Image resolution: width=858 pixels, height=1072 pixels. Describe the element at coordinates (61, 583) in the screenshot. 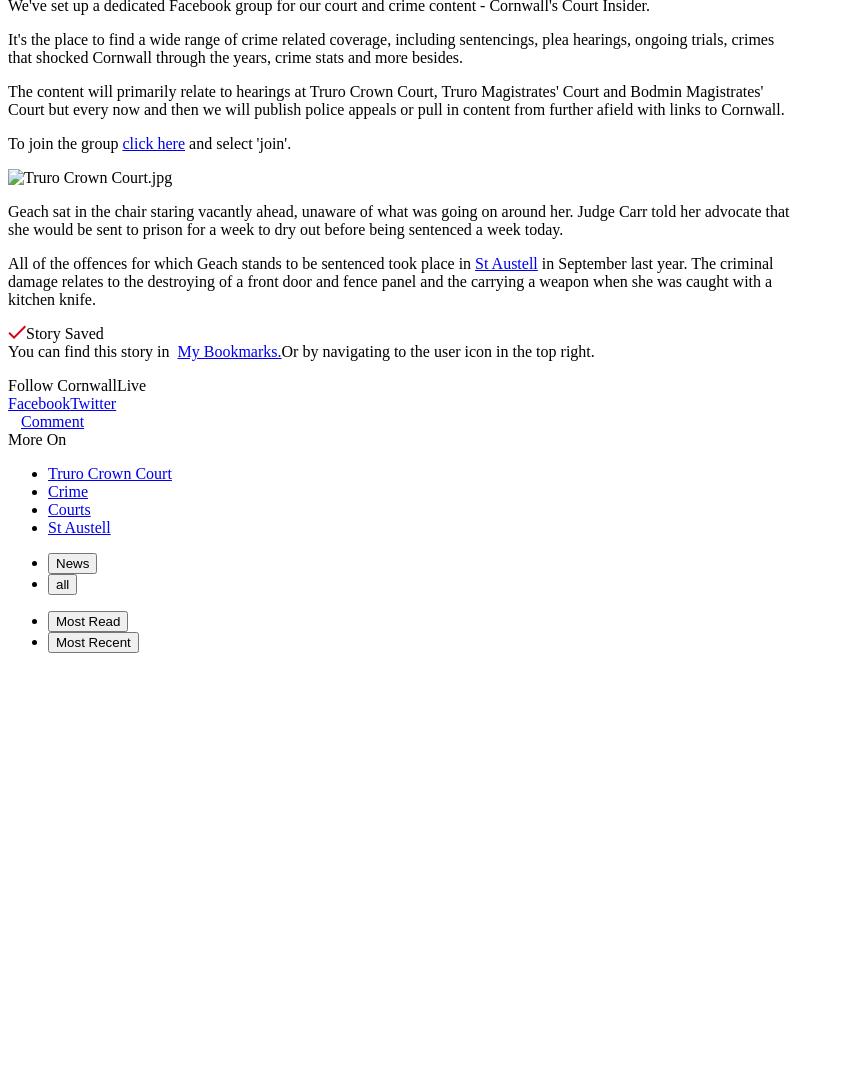

I see `'all'` at that location.